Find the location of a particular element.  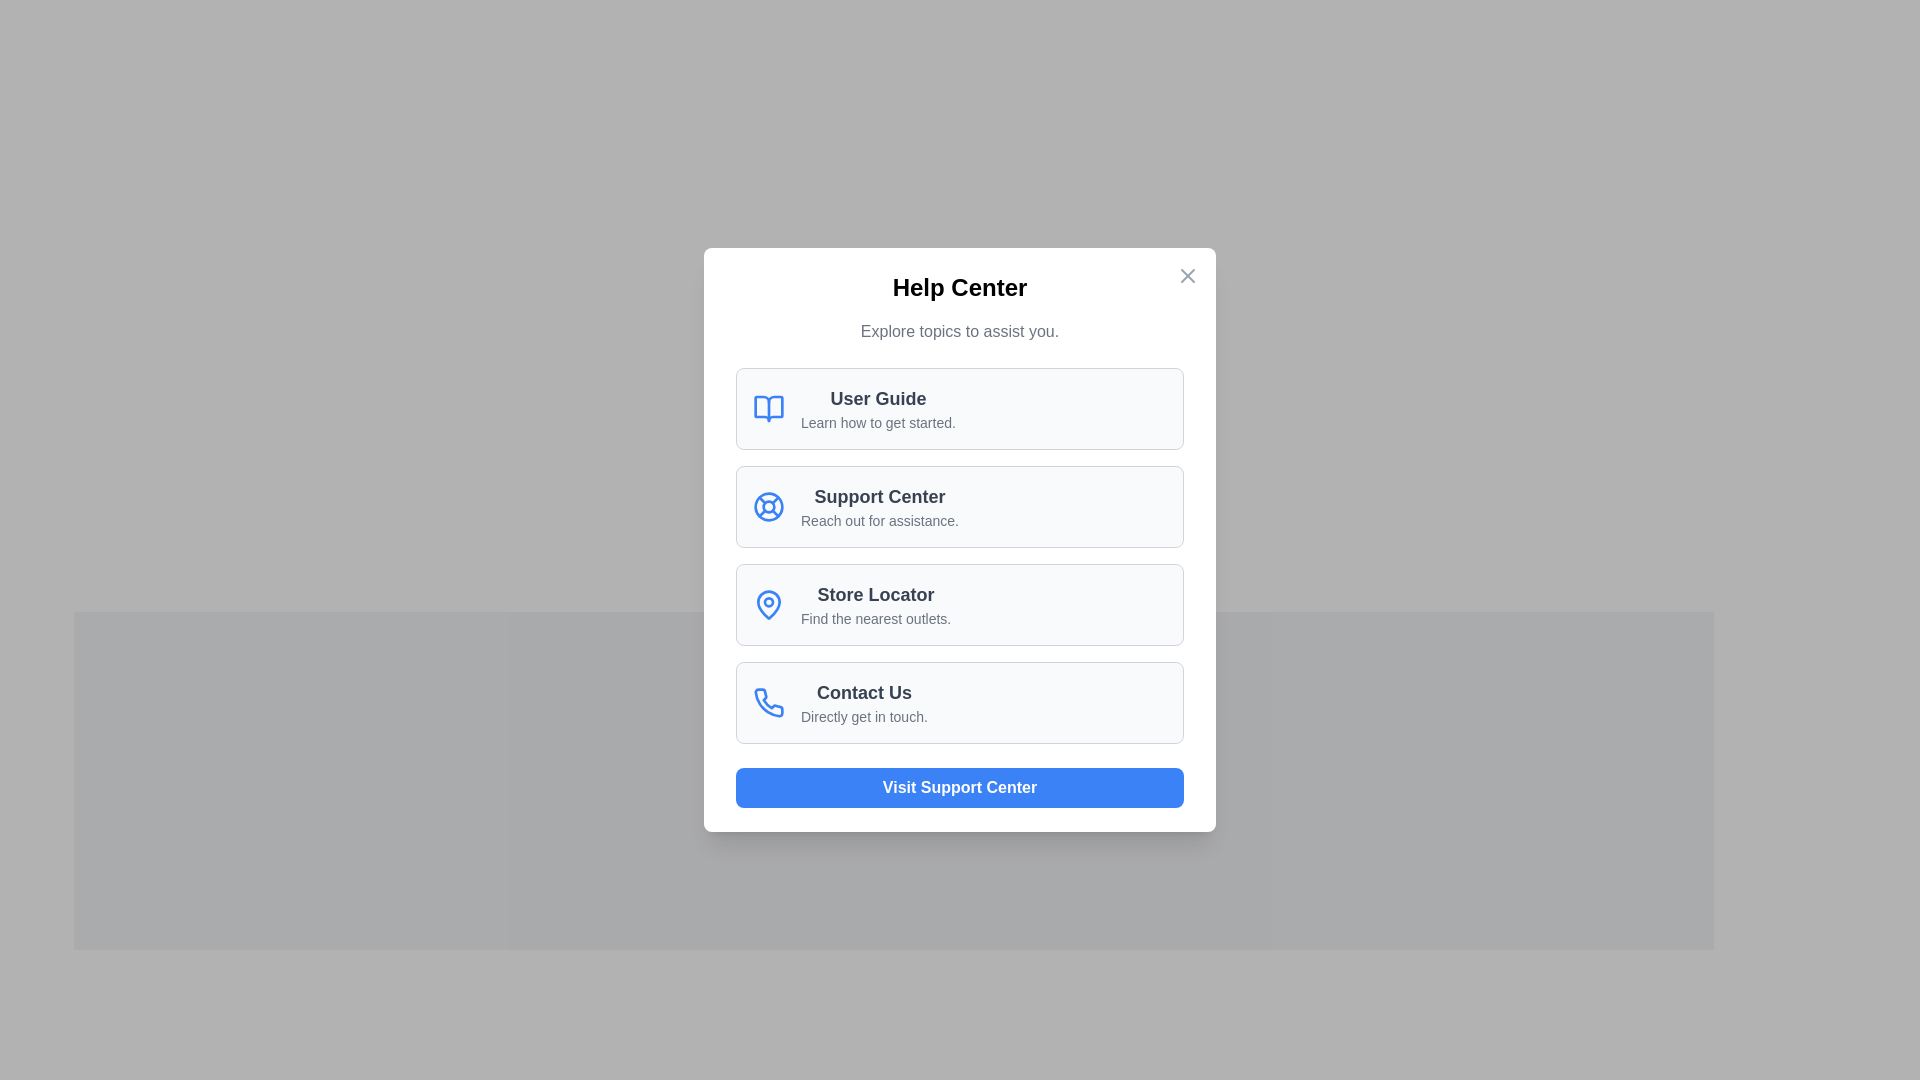

the 'Store Locator' text label, which is bold and dark gray, located within the 'Help Center' interface, specifically the third option in the card-like structure is located at coordinates (876, 593).